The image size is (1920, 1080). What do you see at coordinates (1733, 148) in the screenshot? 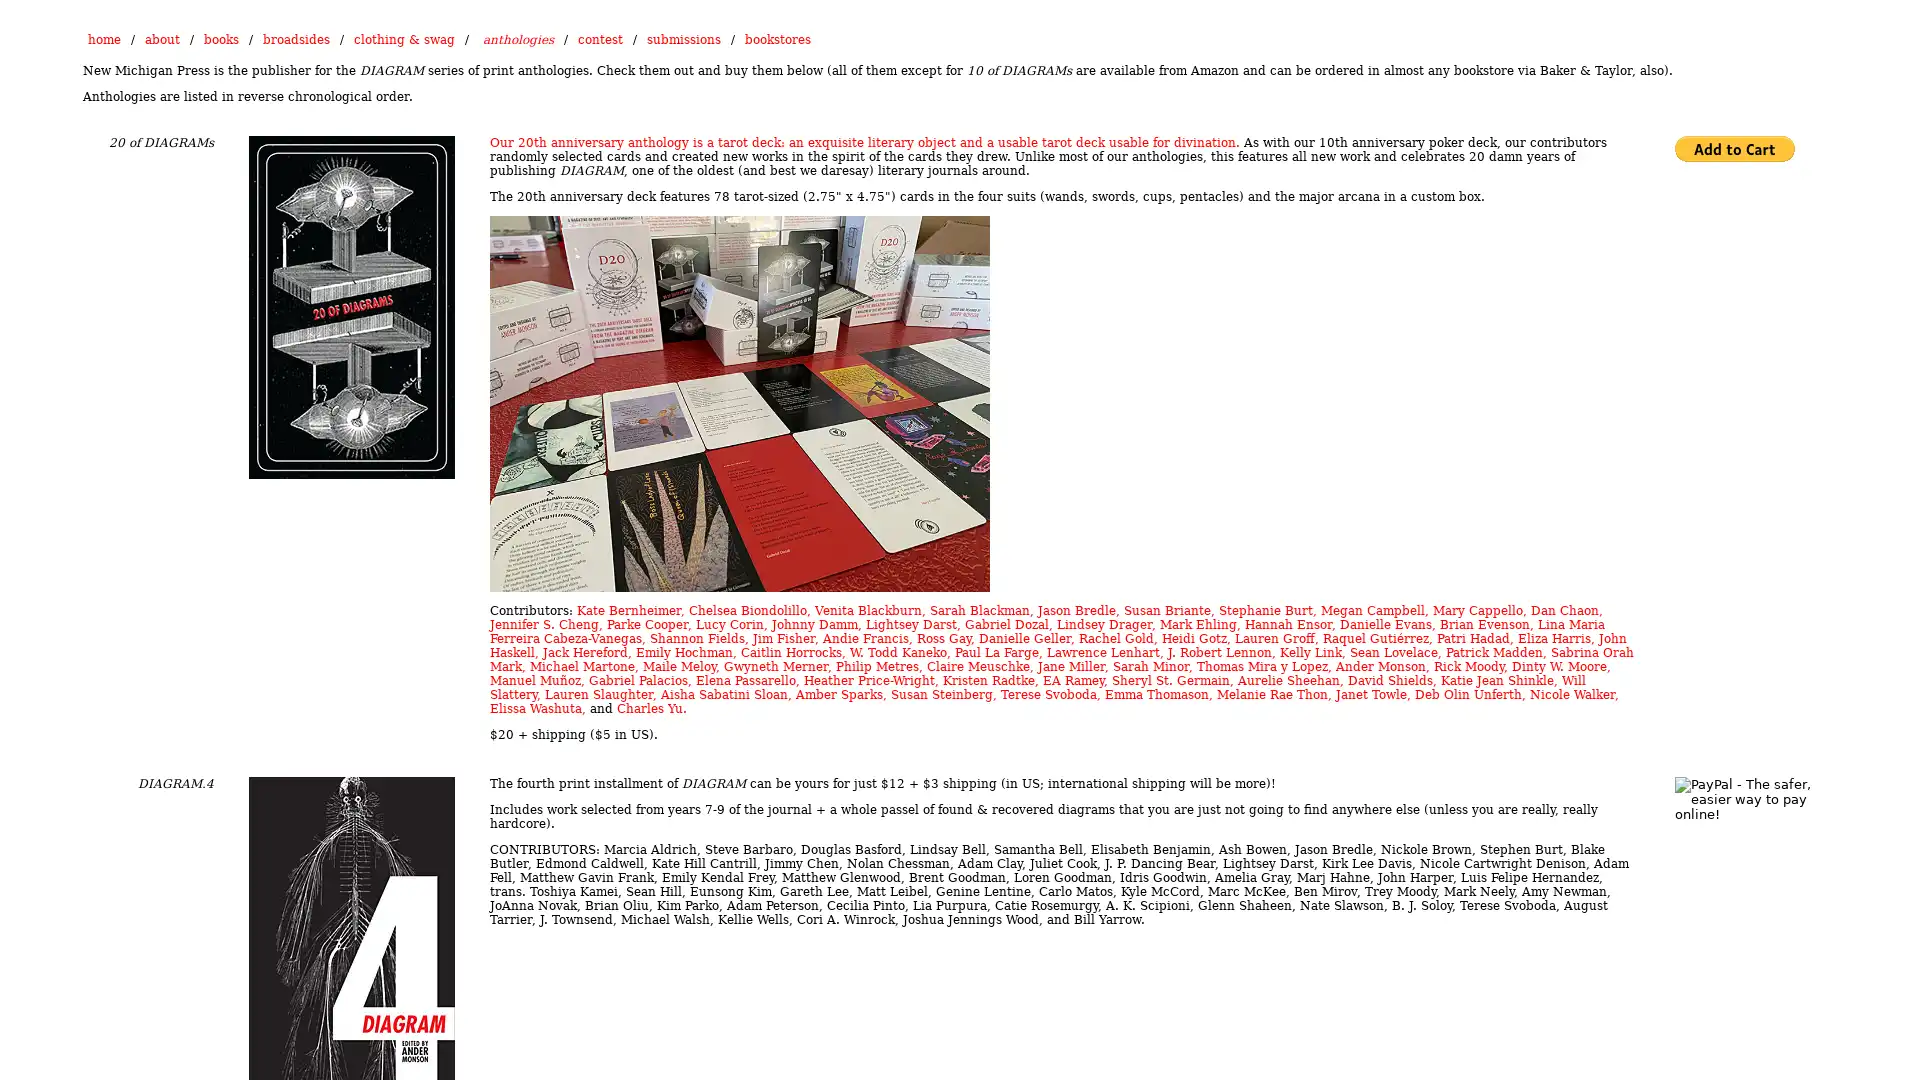
I see `PayPal - The safer, easier way to pay online!` at bounding box center [1733, 148].